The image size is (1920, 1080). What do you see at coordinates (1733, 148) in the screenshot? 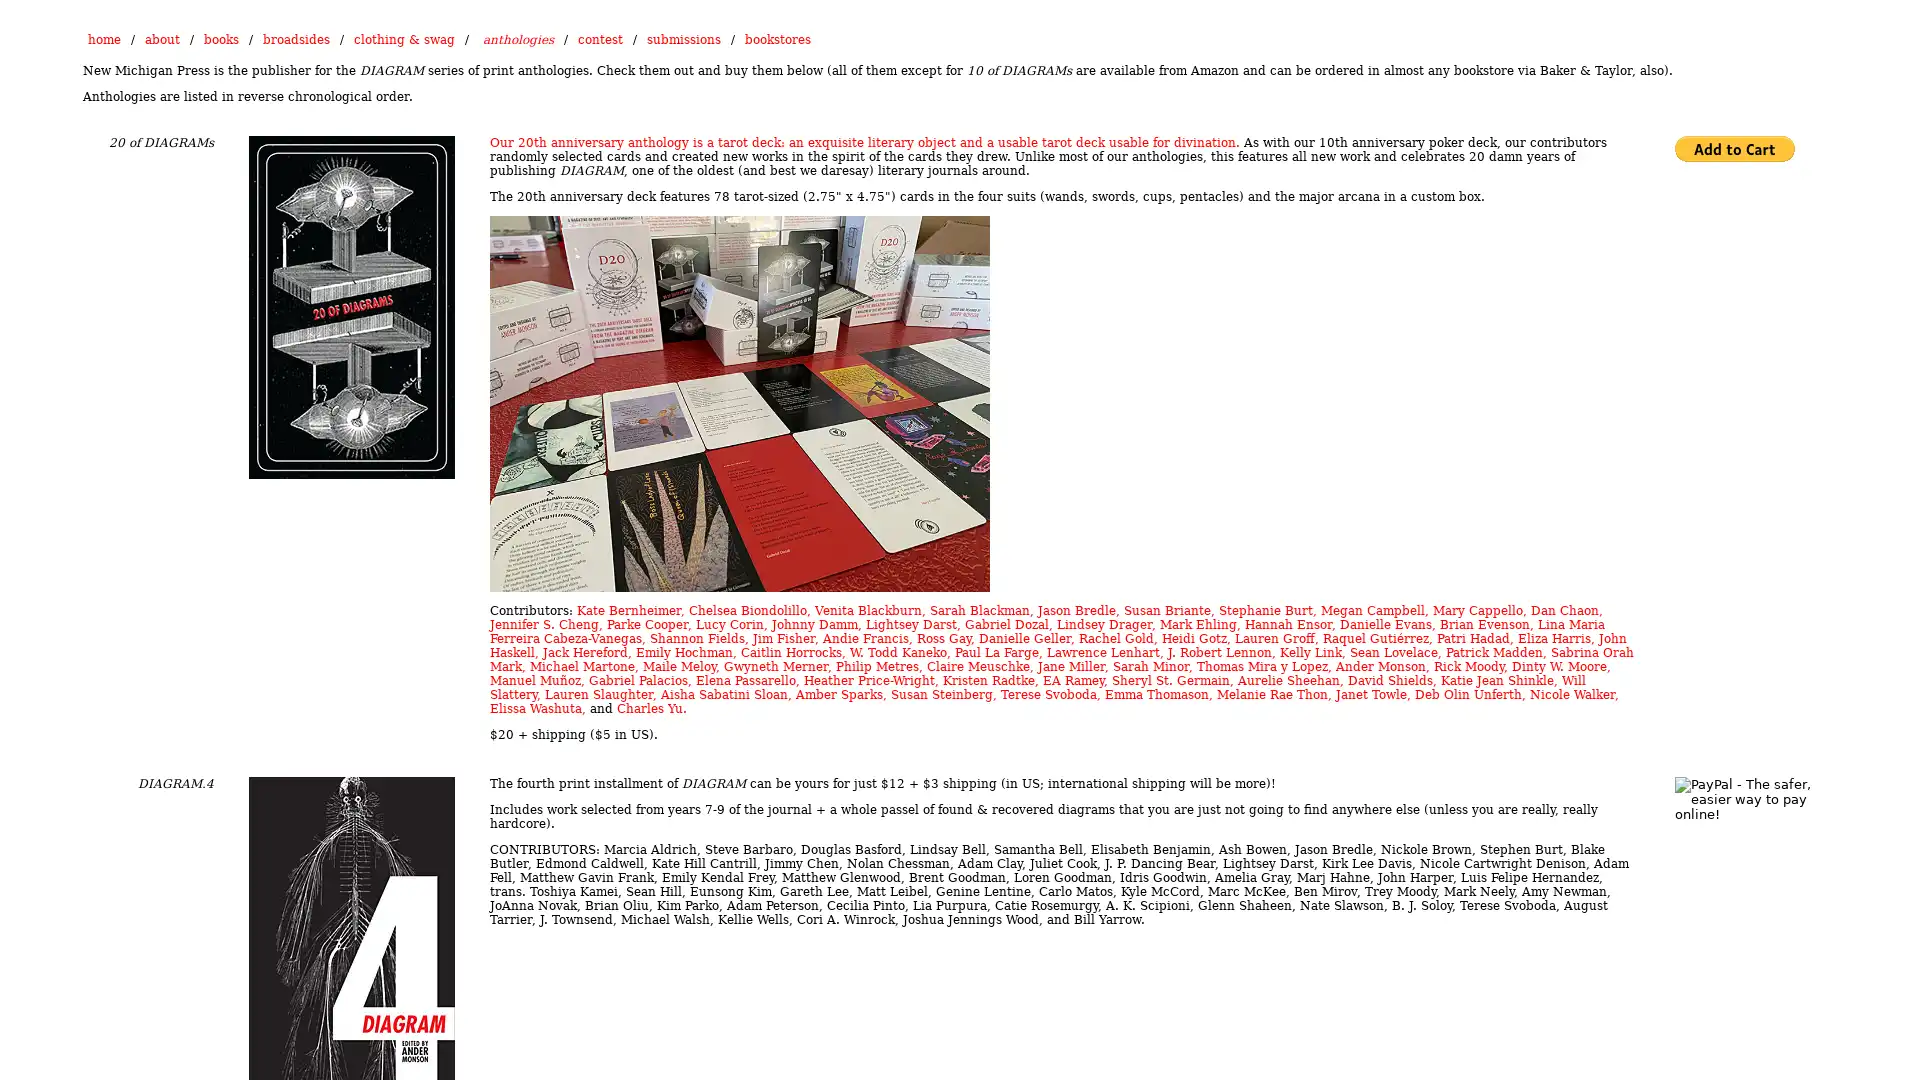
I see `PayPal - The safer, easier way to pay online!` at bounding box center [1733, 148].